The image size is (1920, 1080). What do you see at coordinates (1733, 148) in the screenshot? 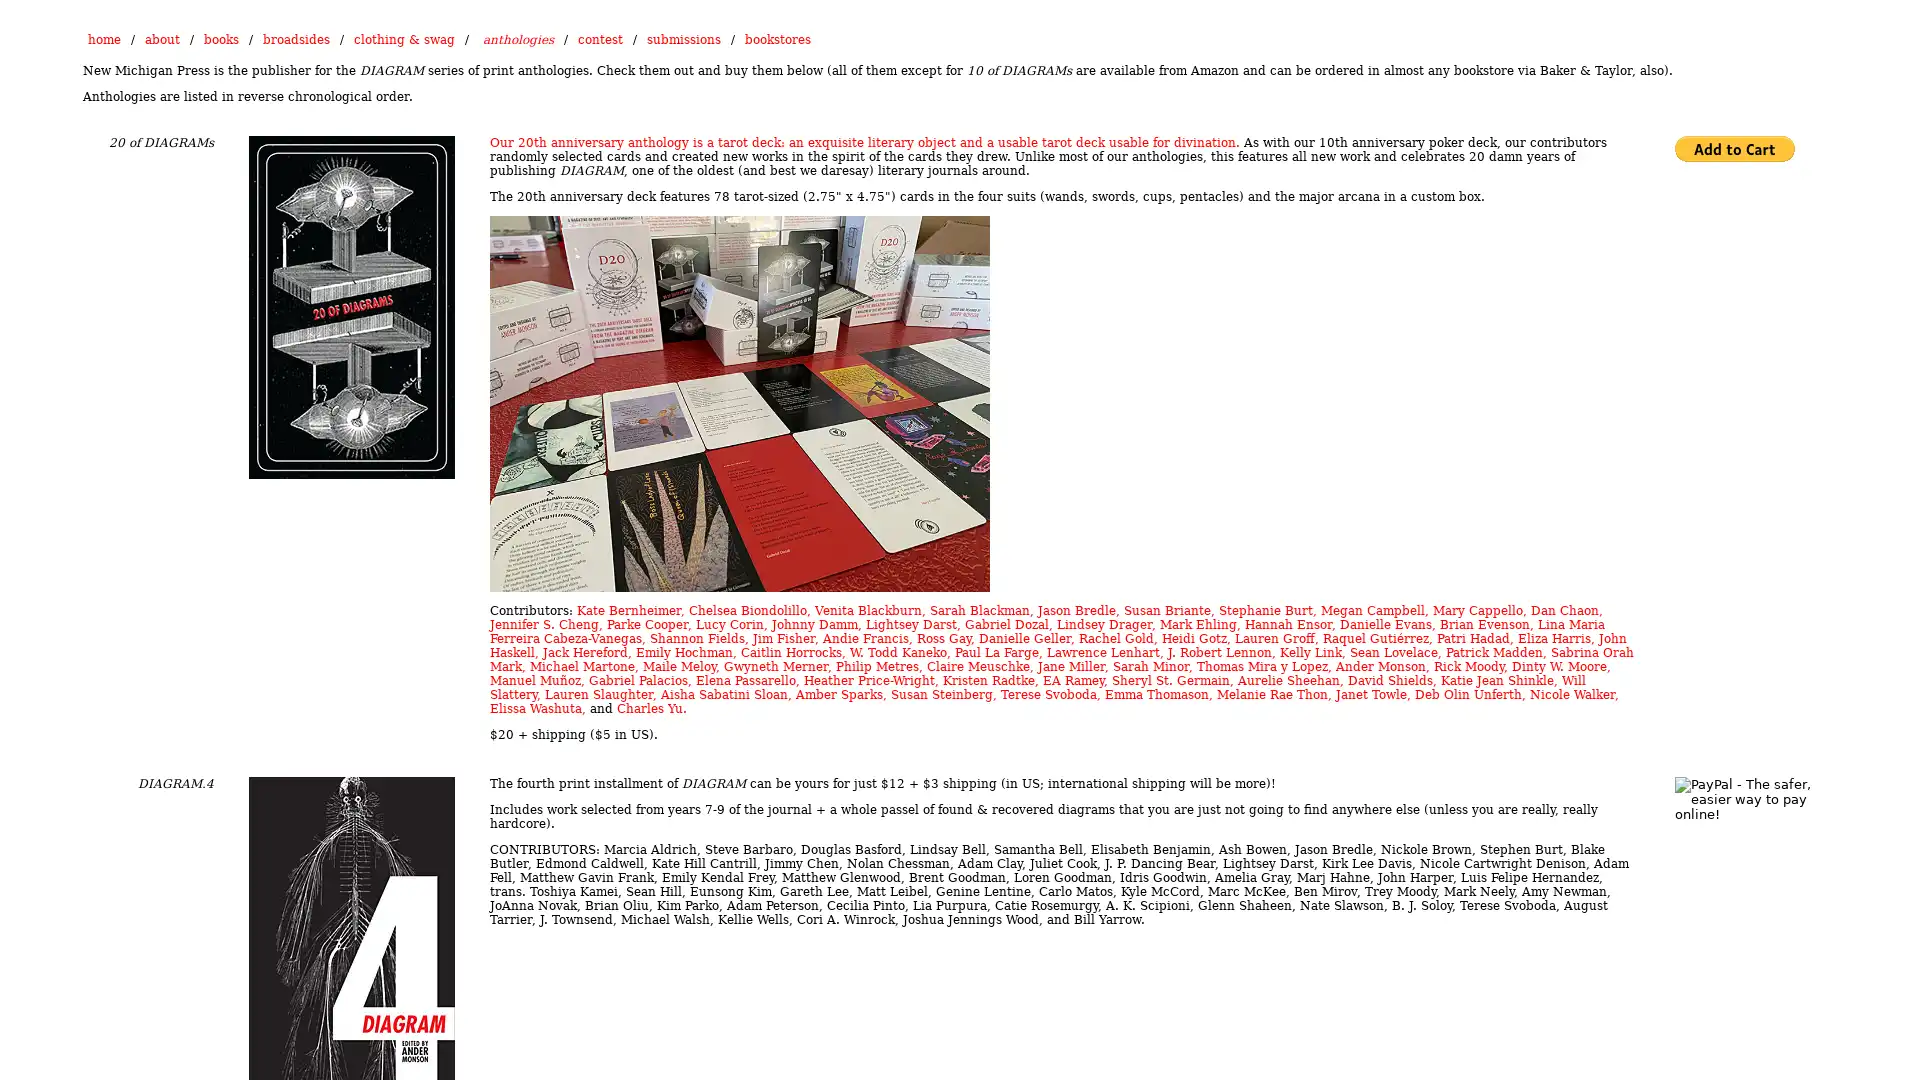
I see `PayPal - The safer, easier way to pay online!` at bounding box center [1733, 148].